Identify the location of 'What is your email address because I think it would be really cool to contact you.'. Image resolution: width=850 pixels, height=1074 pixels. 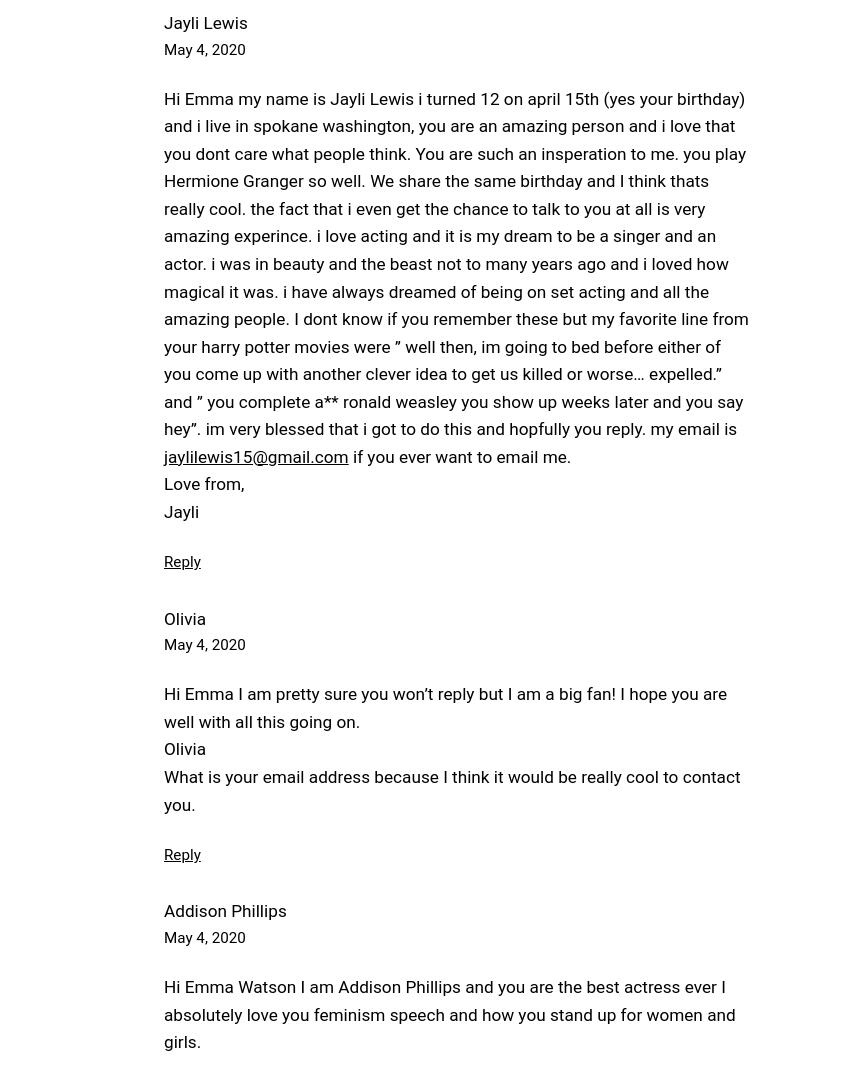
(451, 789).